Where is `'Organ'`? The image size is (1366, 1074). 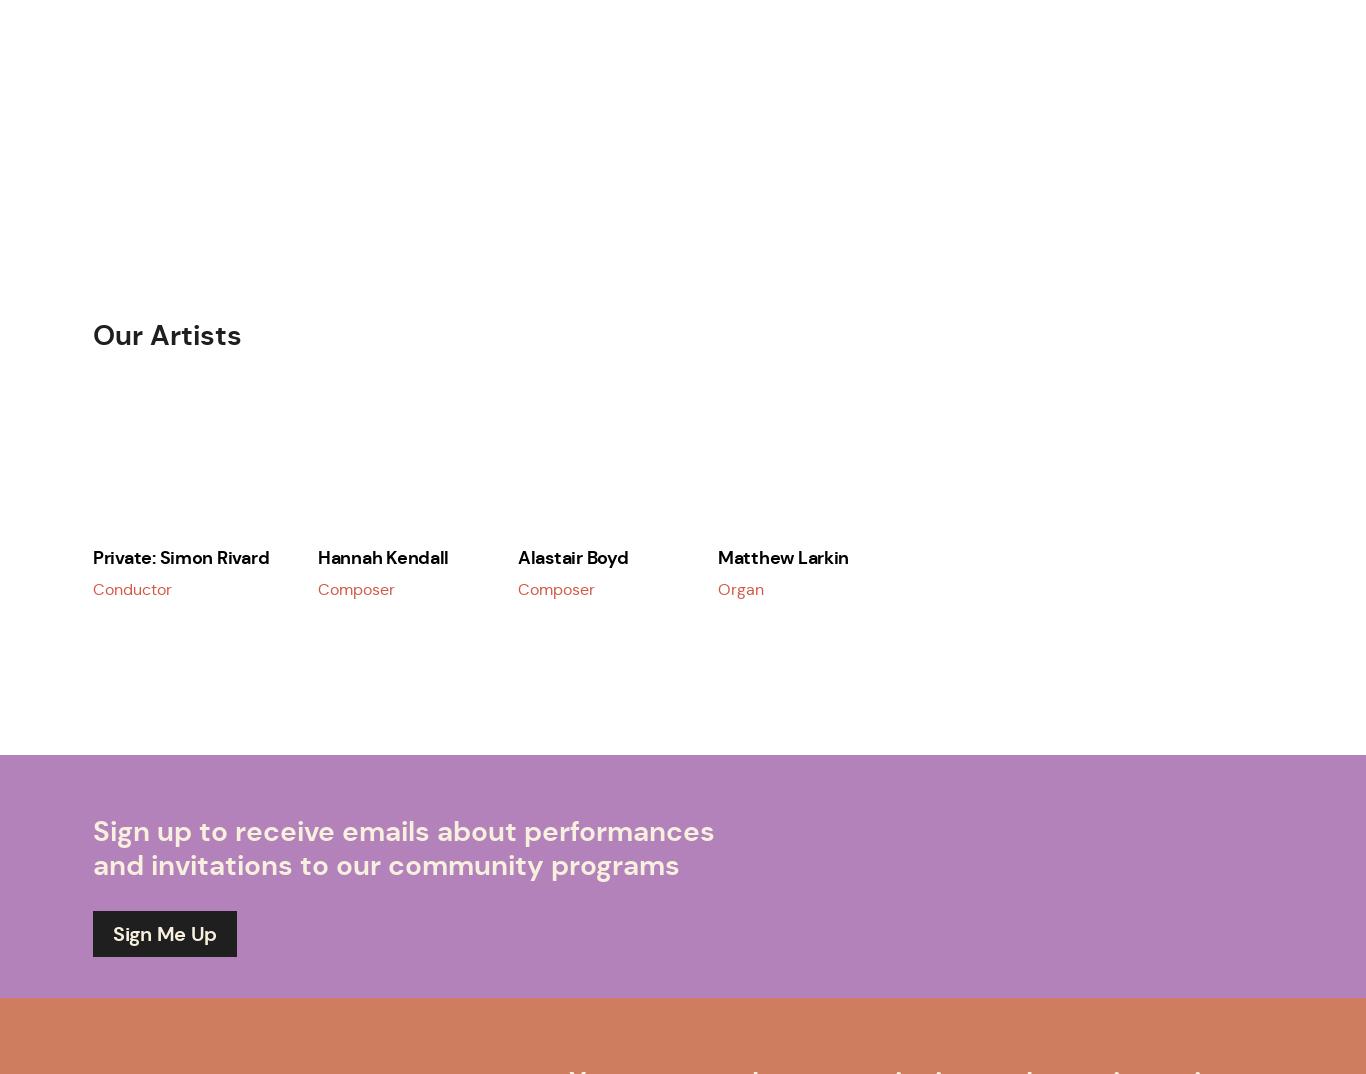
'Organ' is located at coordinates (741, 587).